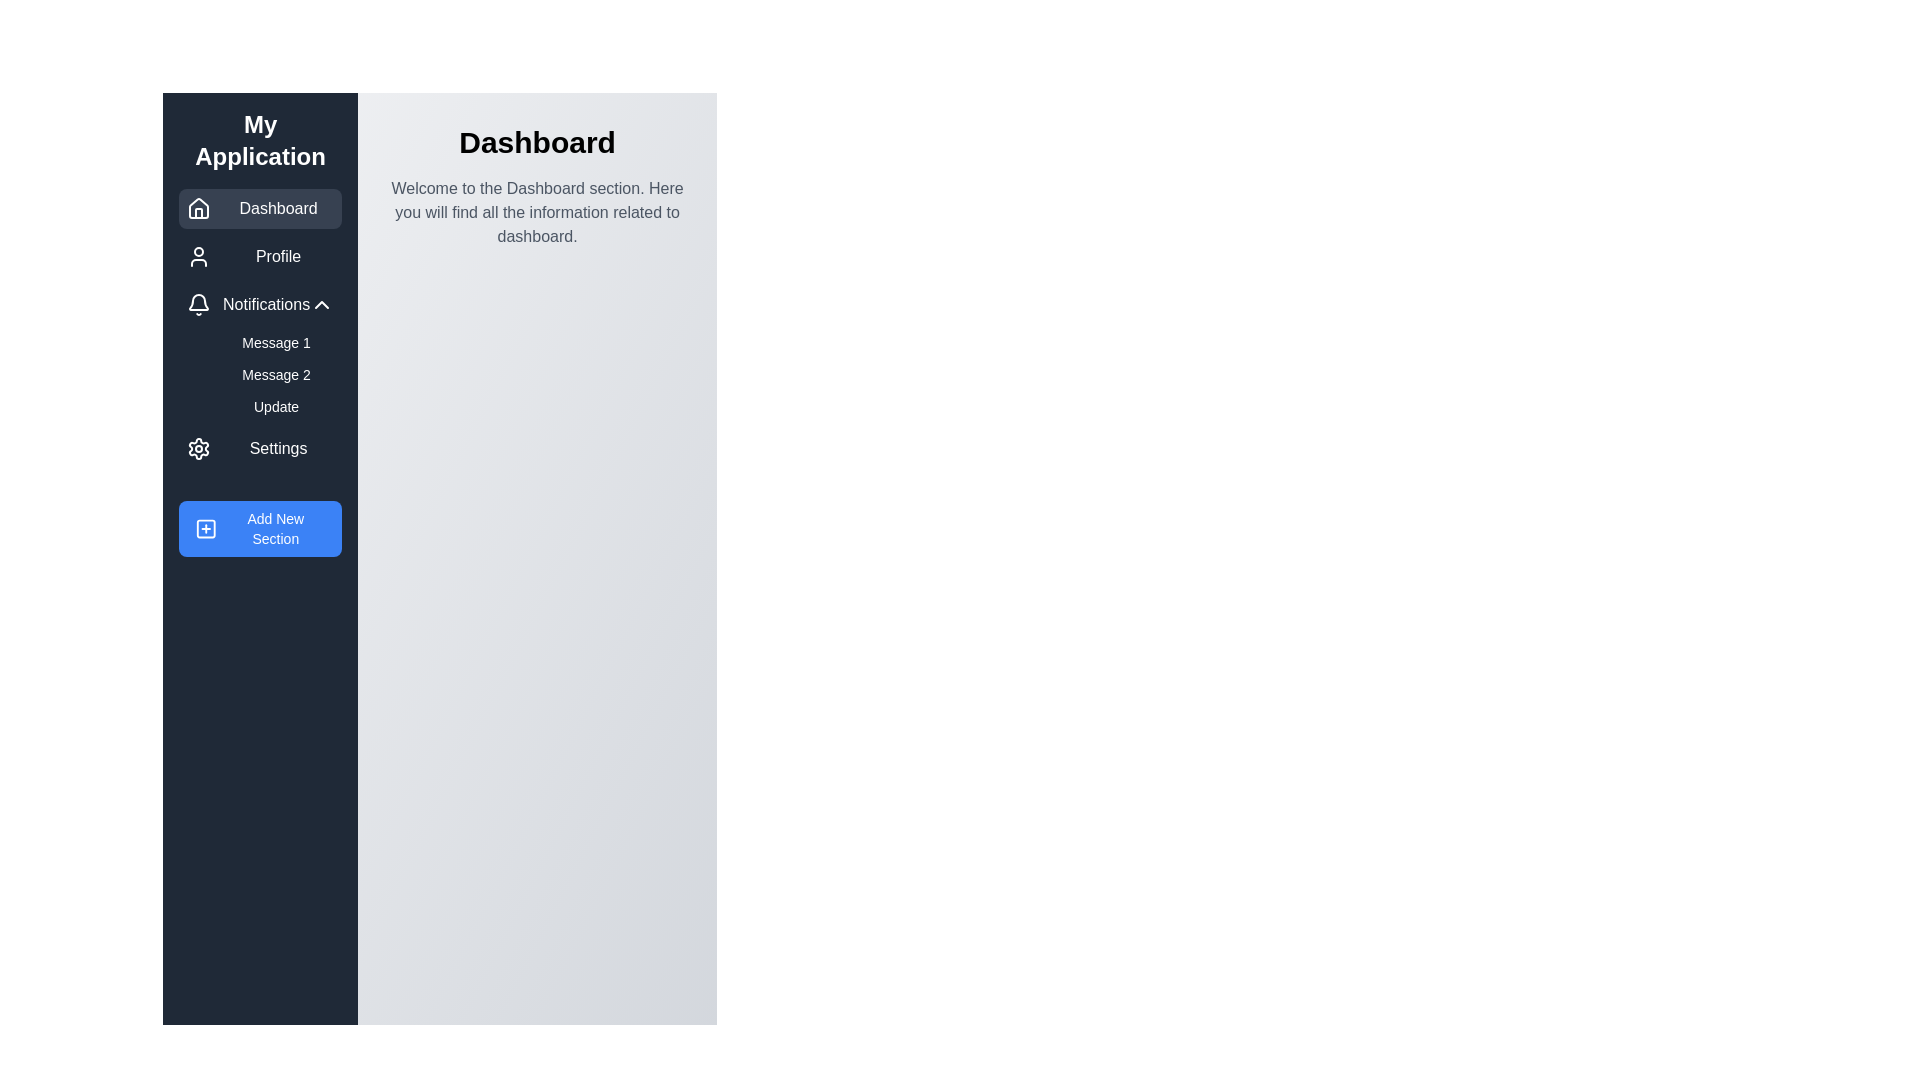  What do you see at coordinates (198, 208) in the screenshot?
I see `the house icon located in the left sidebar navigation menu, which is styled in minimalistic line art and positioned next to the 'Dashboard' label` at bounding box center [198, 208].